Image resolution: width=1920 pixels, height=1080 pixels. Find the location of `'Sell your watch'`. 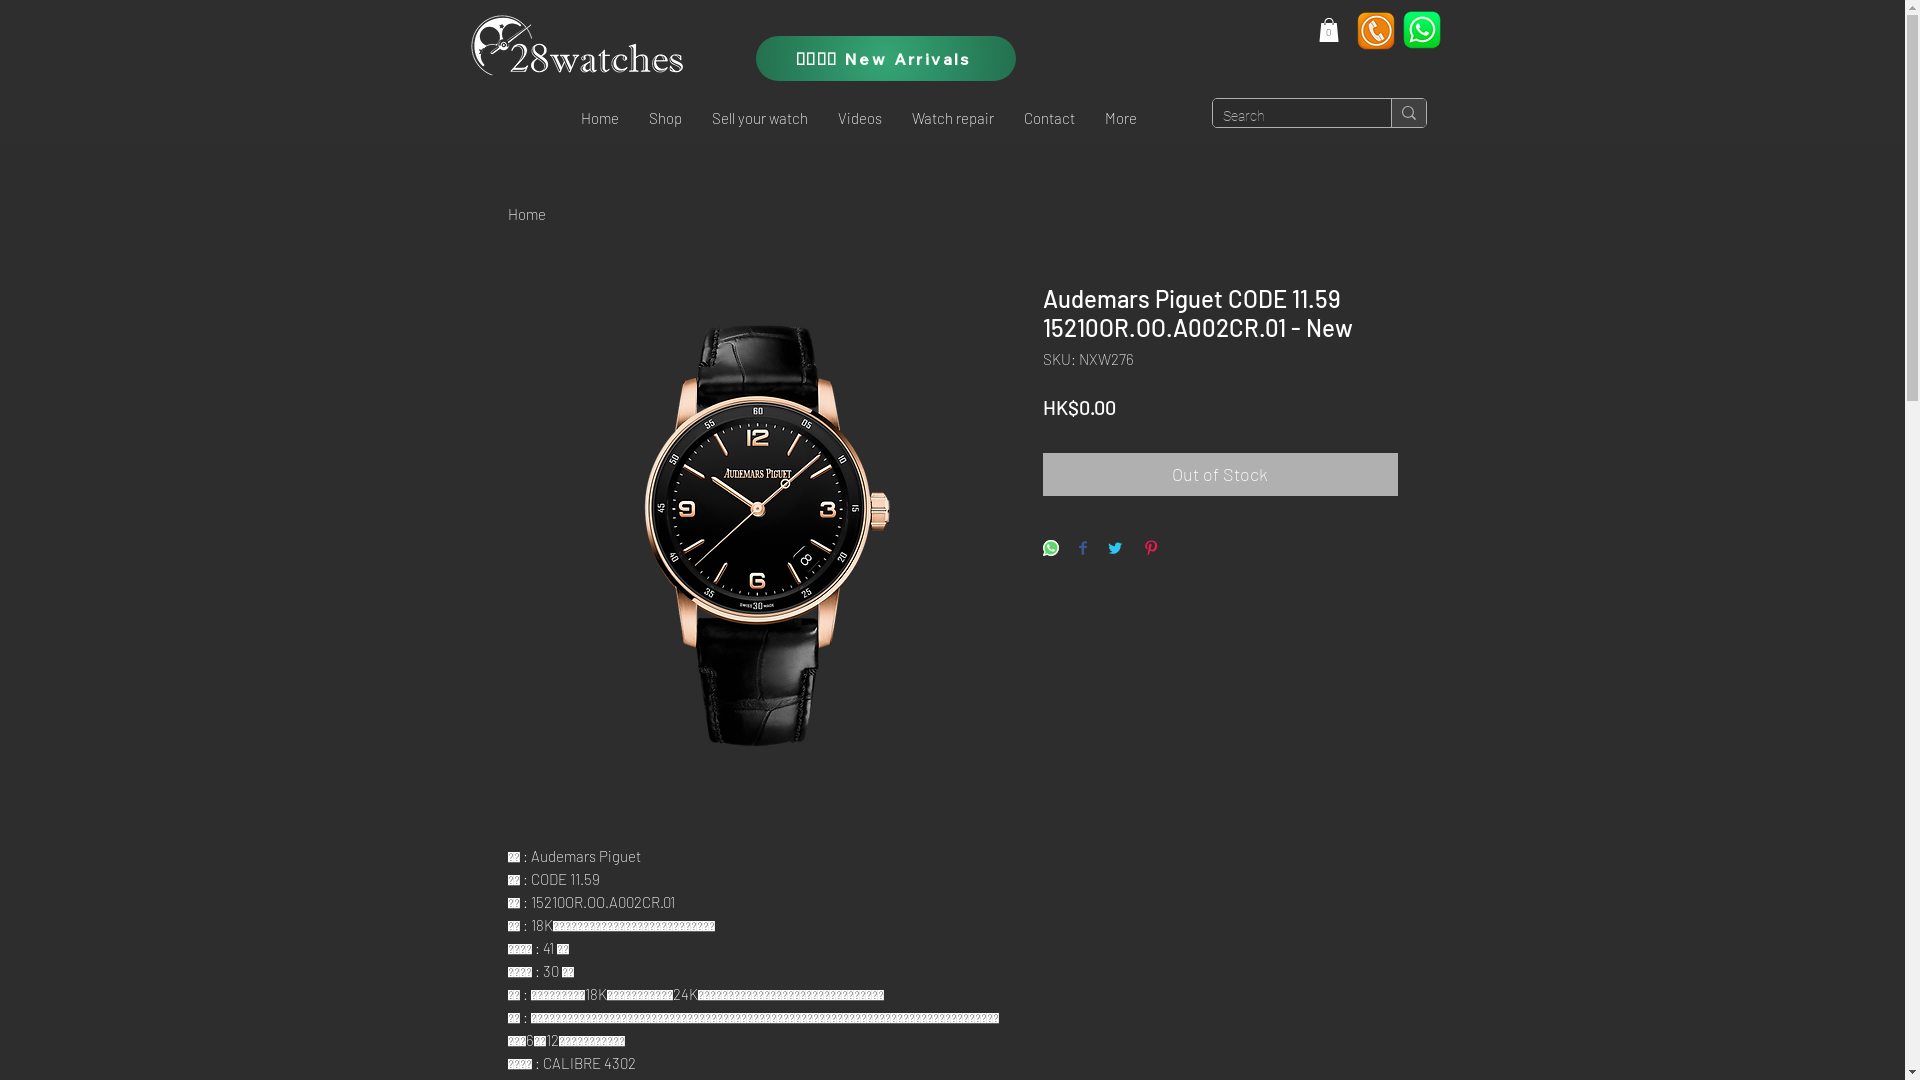

'Sell your watch' is located at coordinates (757, 118).